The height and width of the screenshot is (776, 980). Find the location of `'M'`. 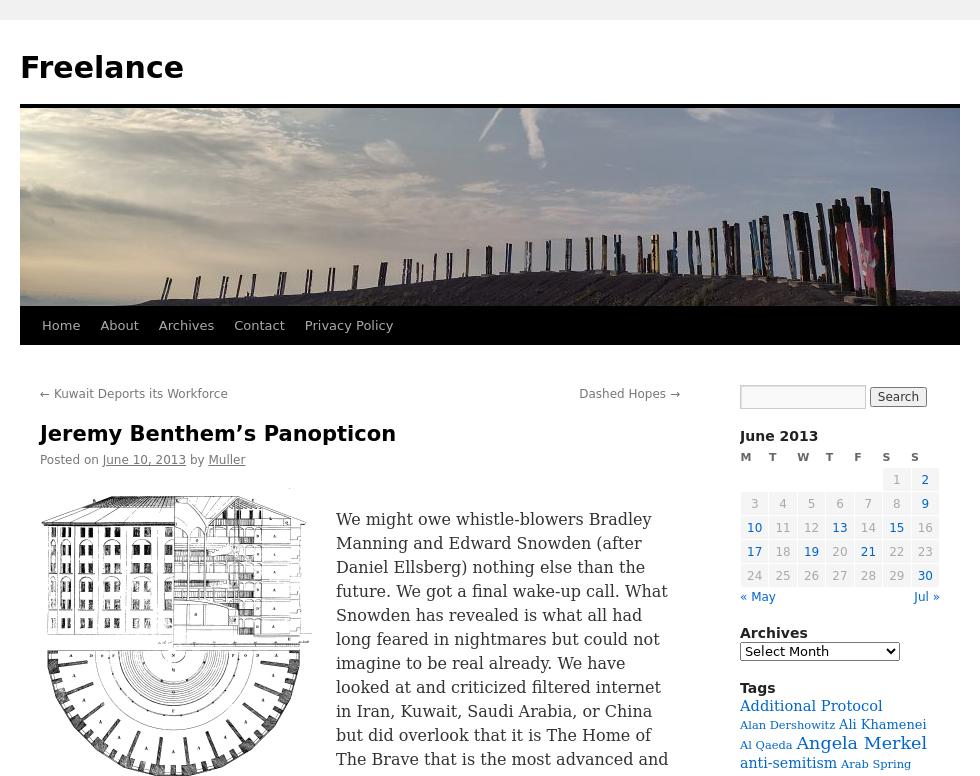

'M' is located at coordinates (745, 456).